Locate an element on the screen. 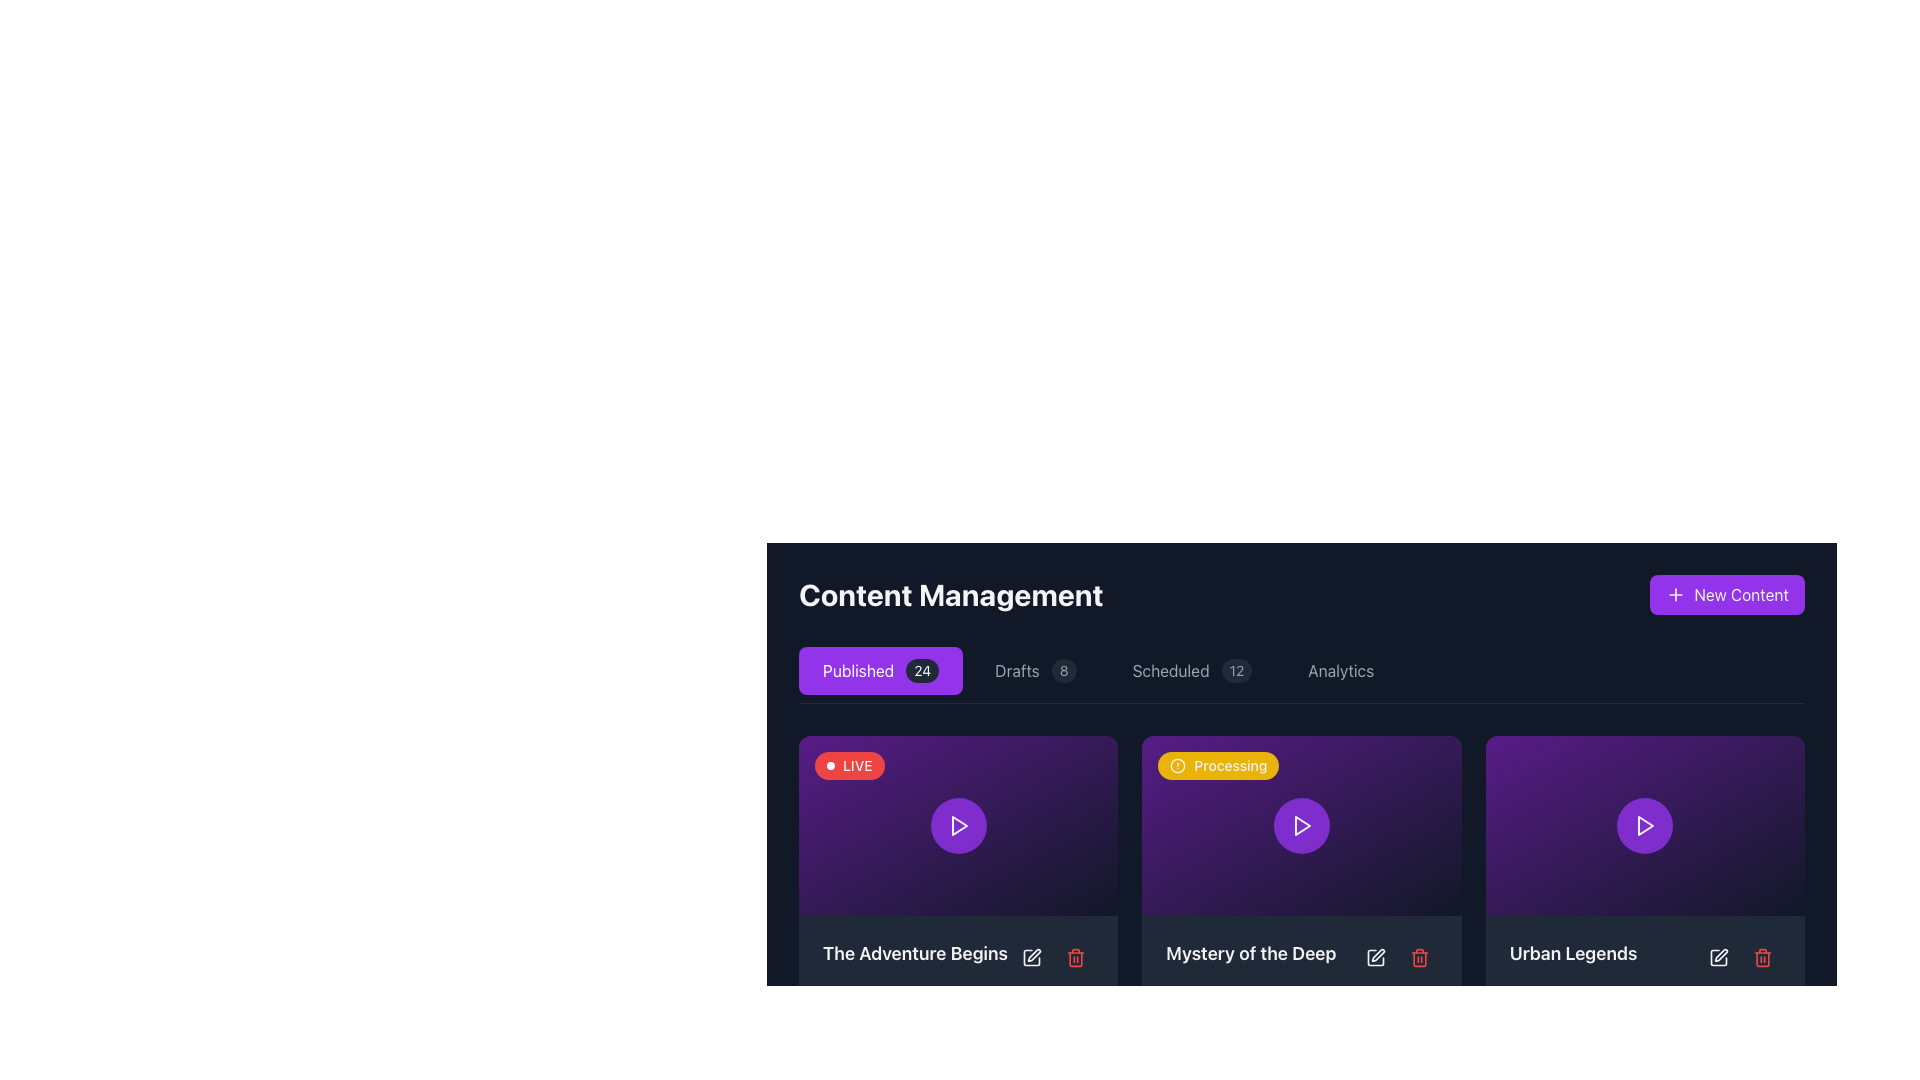 This screenshot has width=1920, height=1080. the badge displaying the number '8' which is located to the right of the 'Drafts' text in the 'Content Management' section, indicating the count for the Drafts category is located at coordinates (1063, 671).